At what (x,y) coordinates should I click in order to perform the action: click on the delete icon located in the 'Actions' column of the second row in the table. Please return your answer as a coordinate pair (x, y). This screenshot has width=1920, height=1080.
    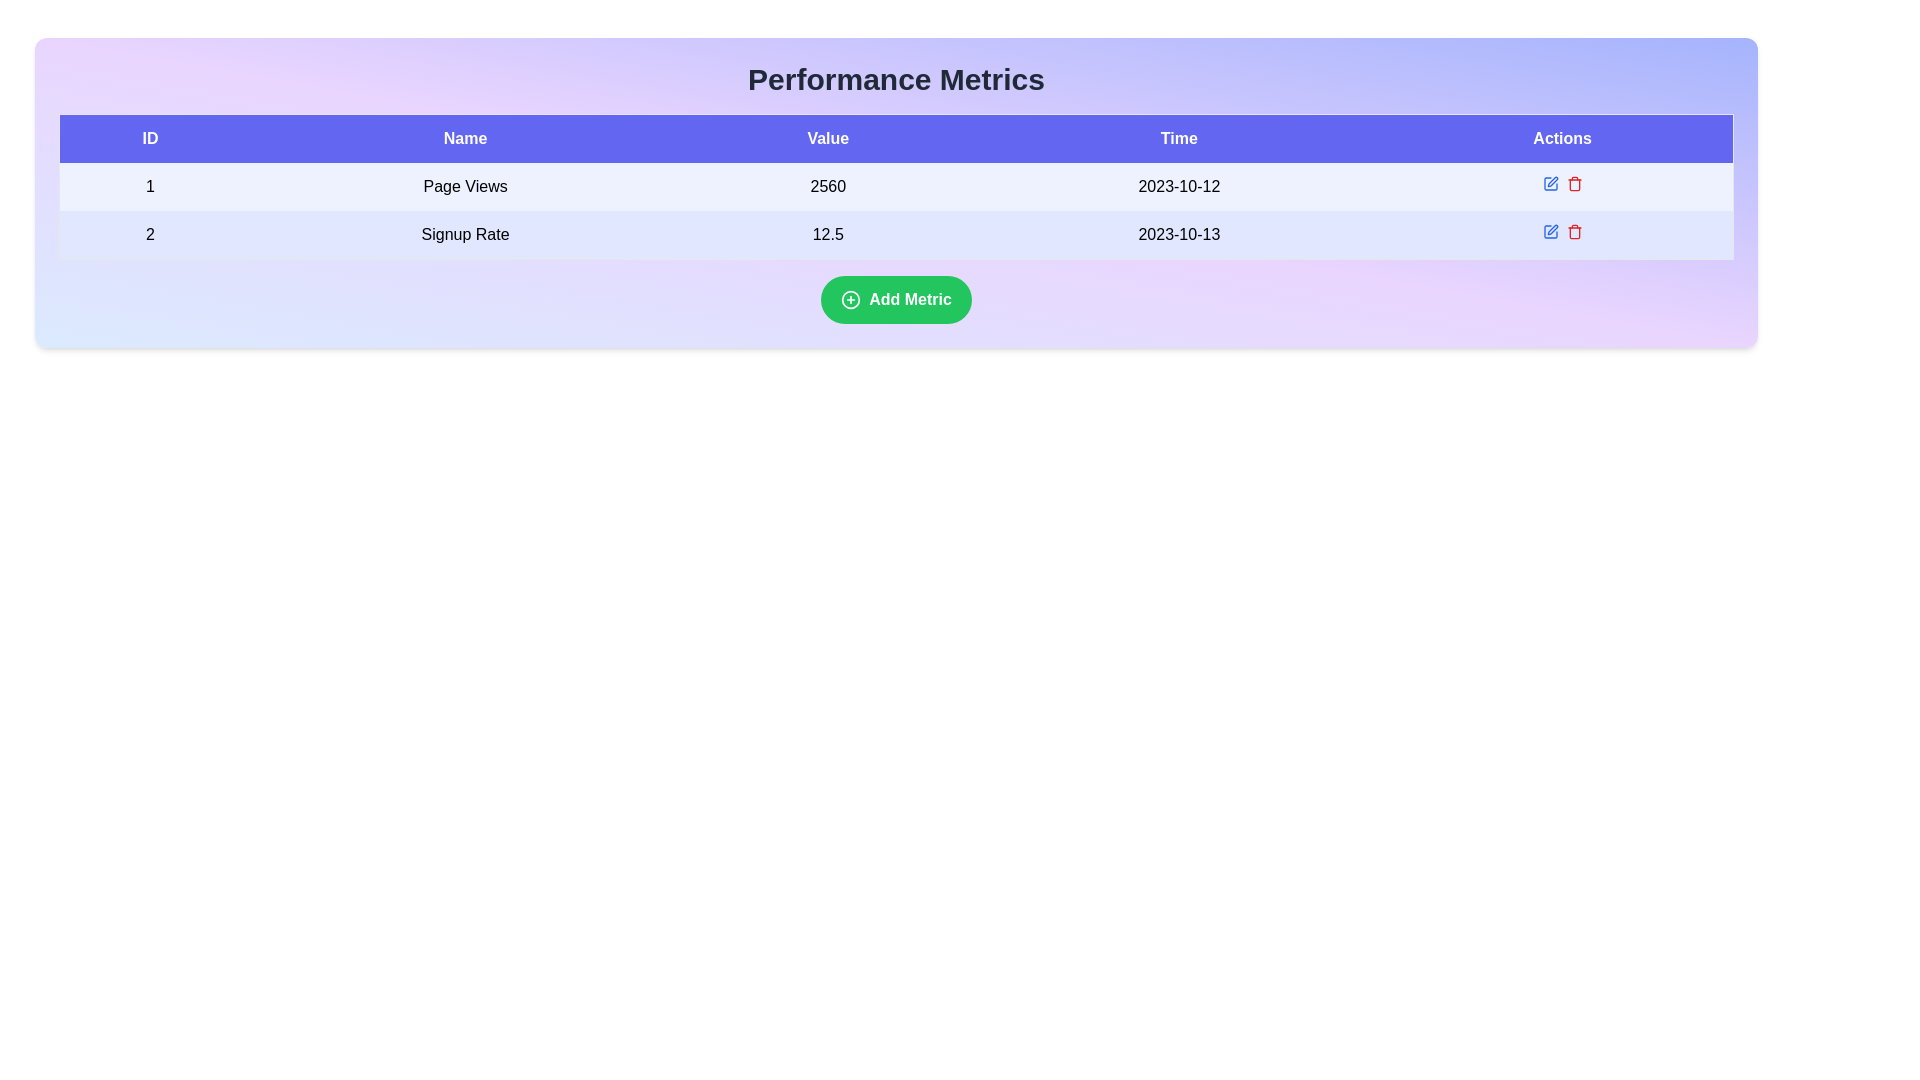
    Looking at the image, I should click on (1573, 232).